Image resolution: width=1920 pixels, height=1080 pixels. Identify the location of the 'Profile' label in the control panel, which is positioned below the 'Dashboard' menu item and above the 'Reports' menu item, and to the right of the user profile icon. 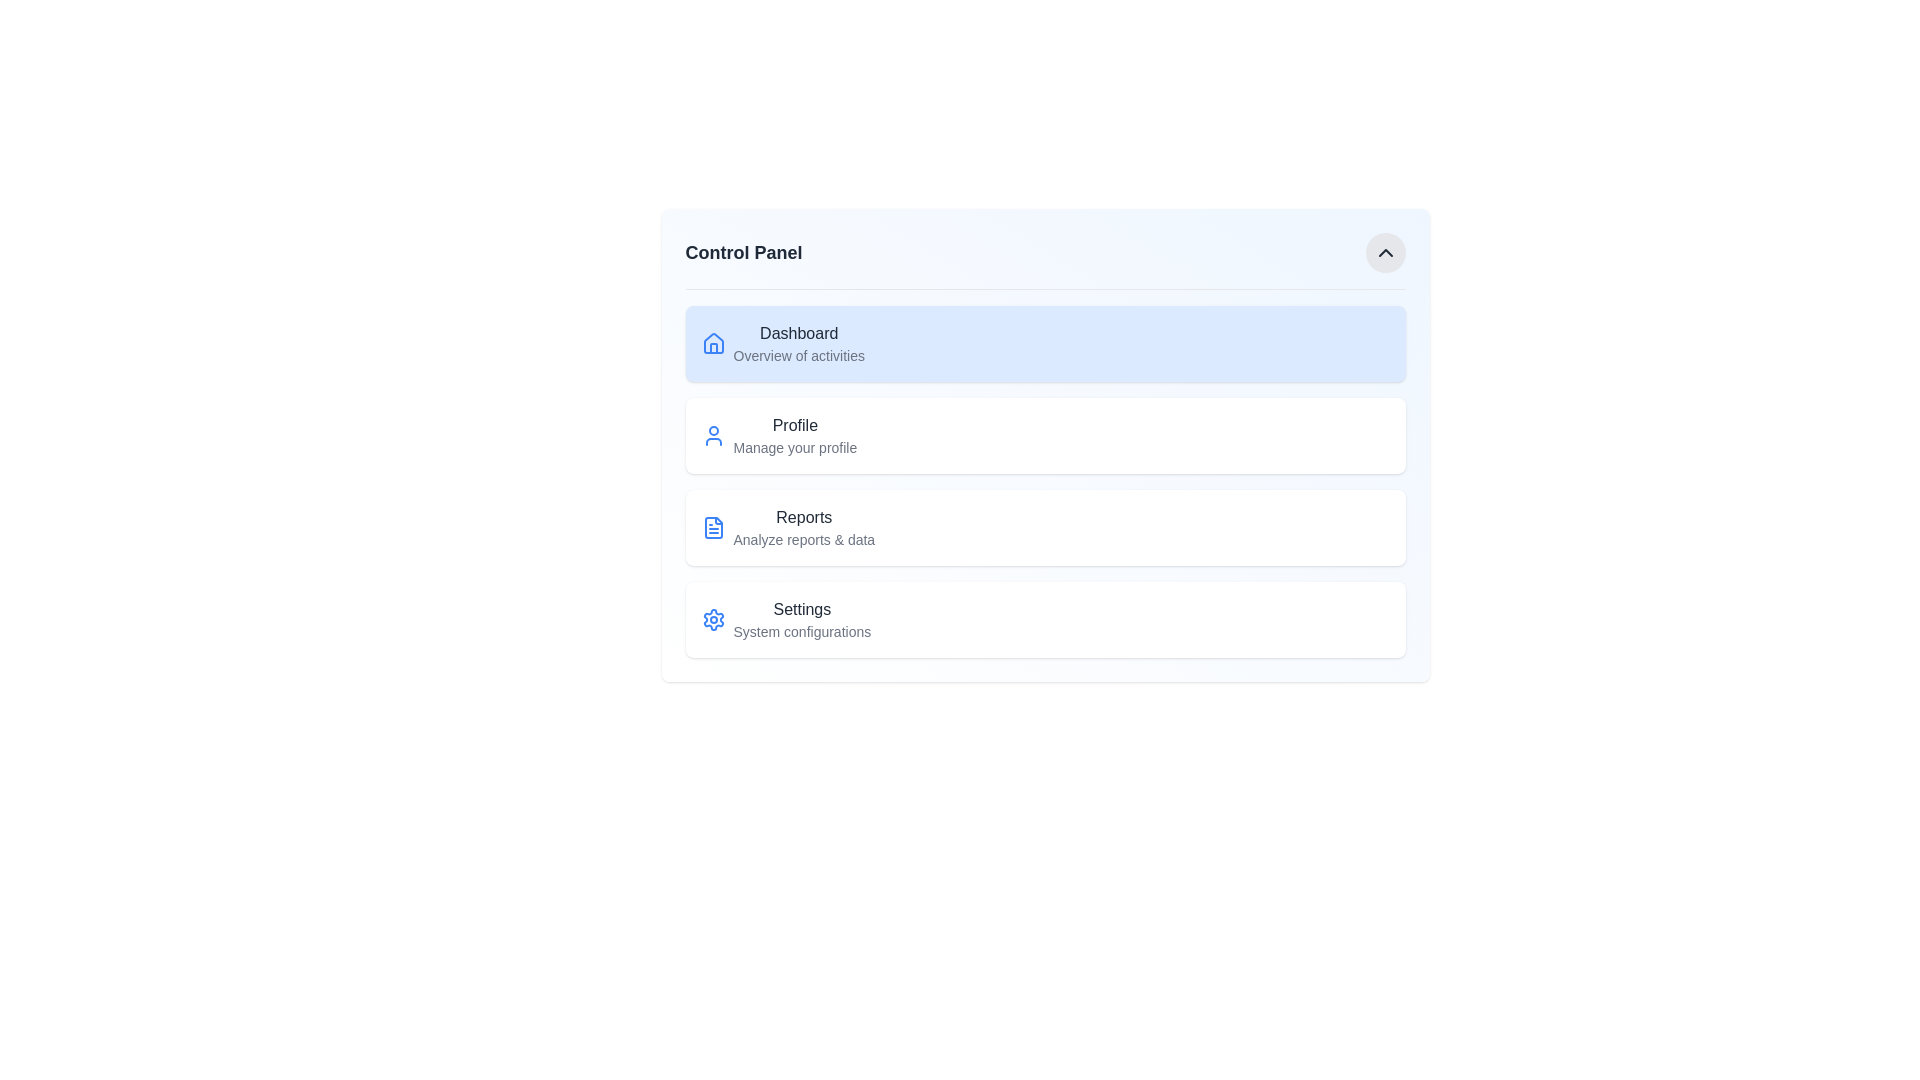
(794, 424).